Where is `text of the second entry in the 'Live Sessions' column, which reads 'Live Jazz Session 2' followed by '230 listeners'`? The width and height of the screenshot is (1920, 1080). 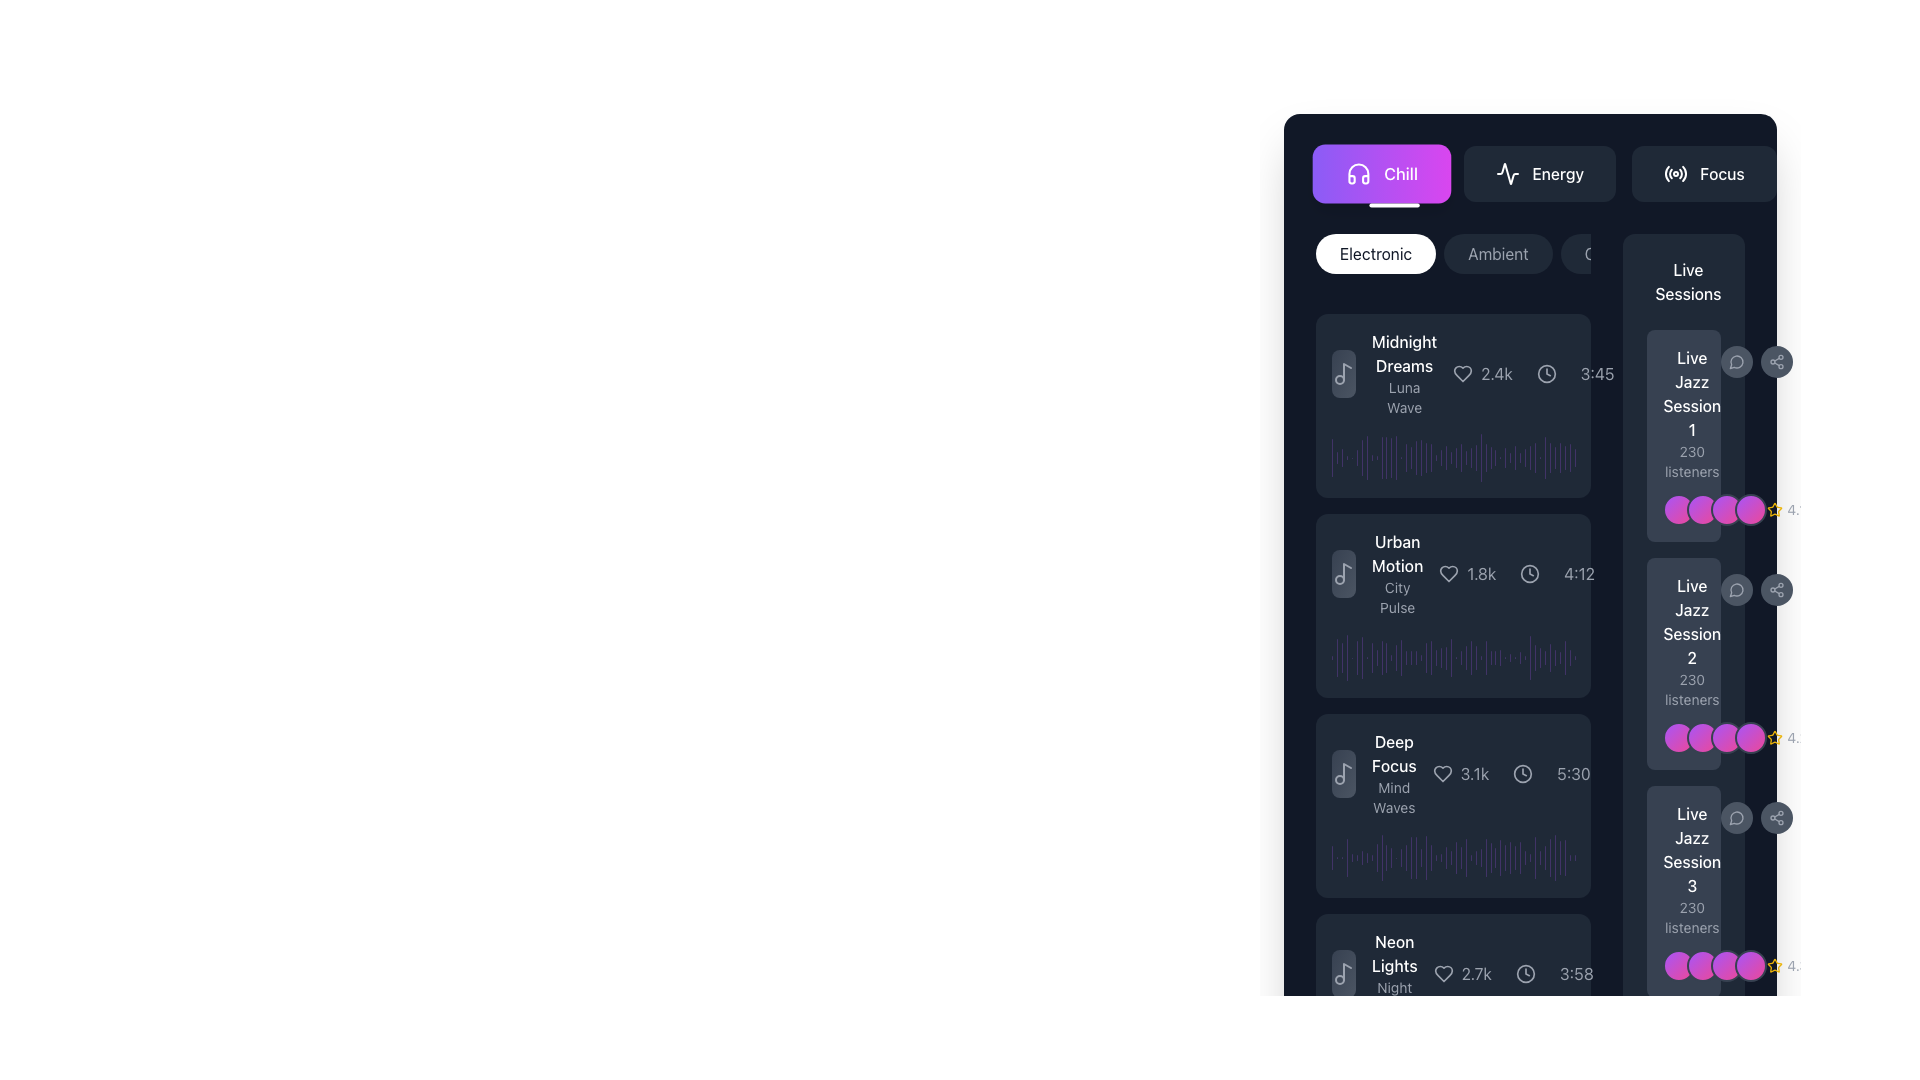
text of the second entry in the 'Live Sessions' column, which reads 'Live Jazz Session 2' followed by '230 listeners' is located at coordinates (1691, 641).